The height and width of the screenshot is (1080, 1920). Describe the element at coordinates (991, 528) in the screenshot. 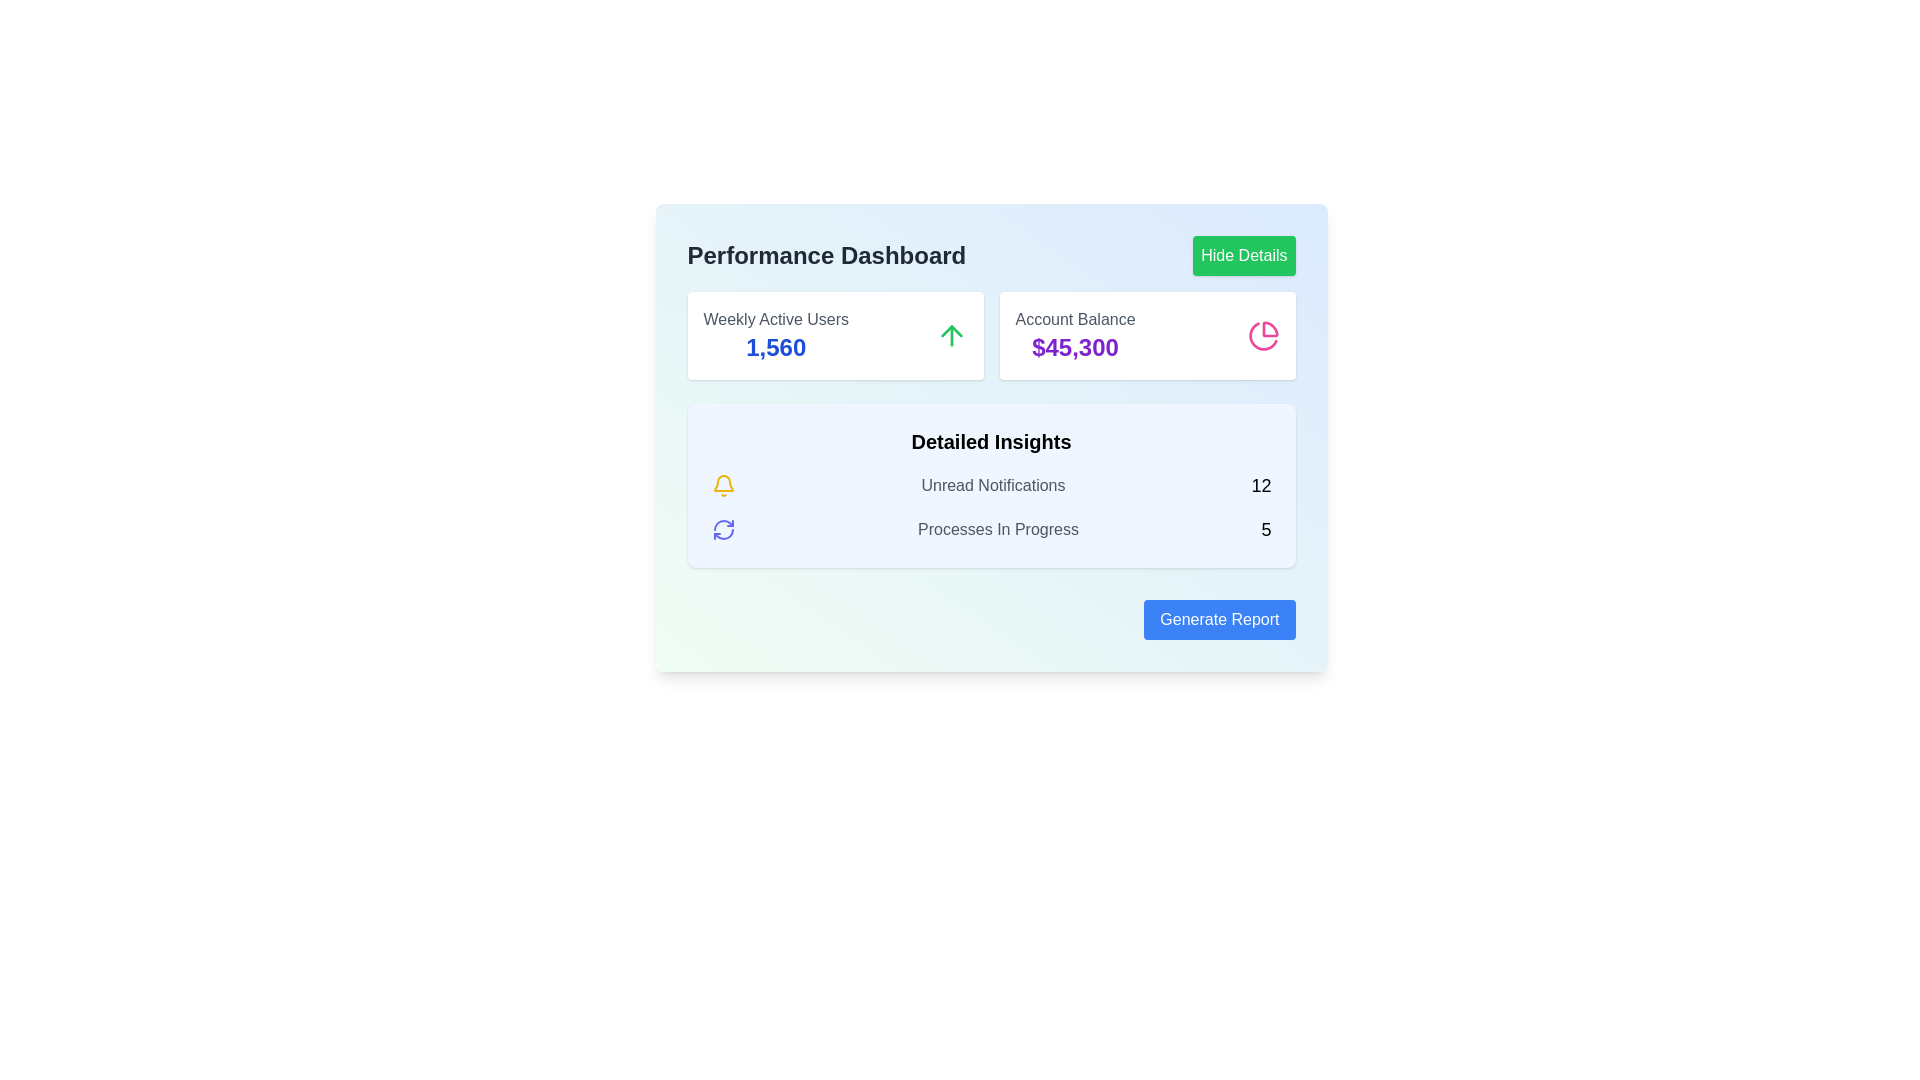

I see `the Text element that displays the count of processes currently in progress within the 'Detailed Insights' section` at that location.